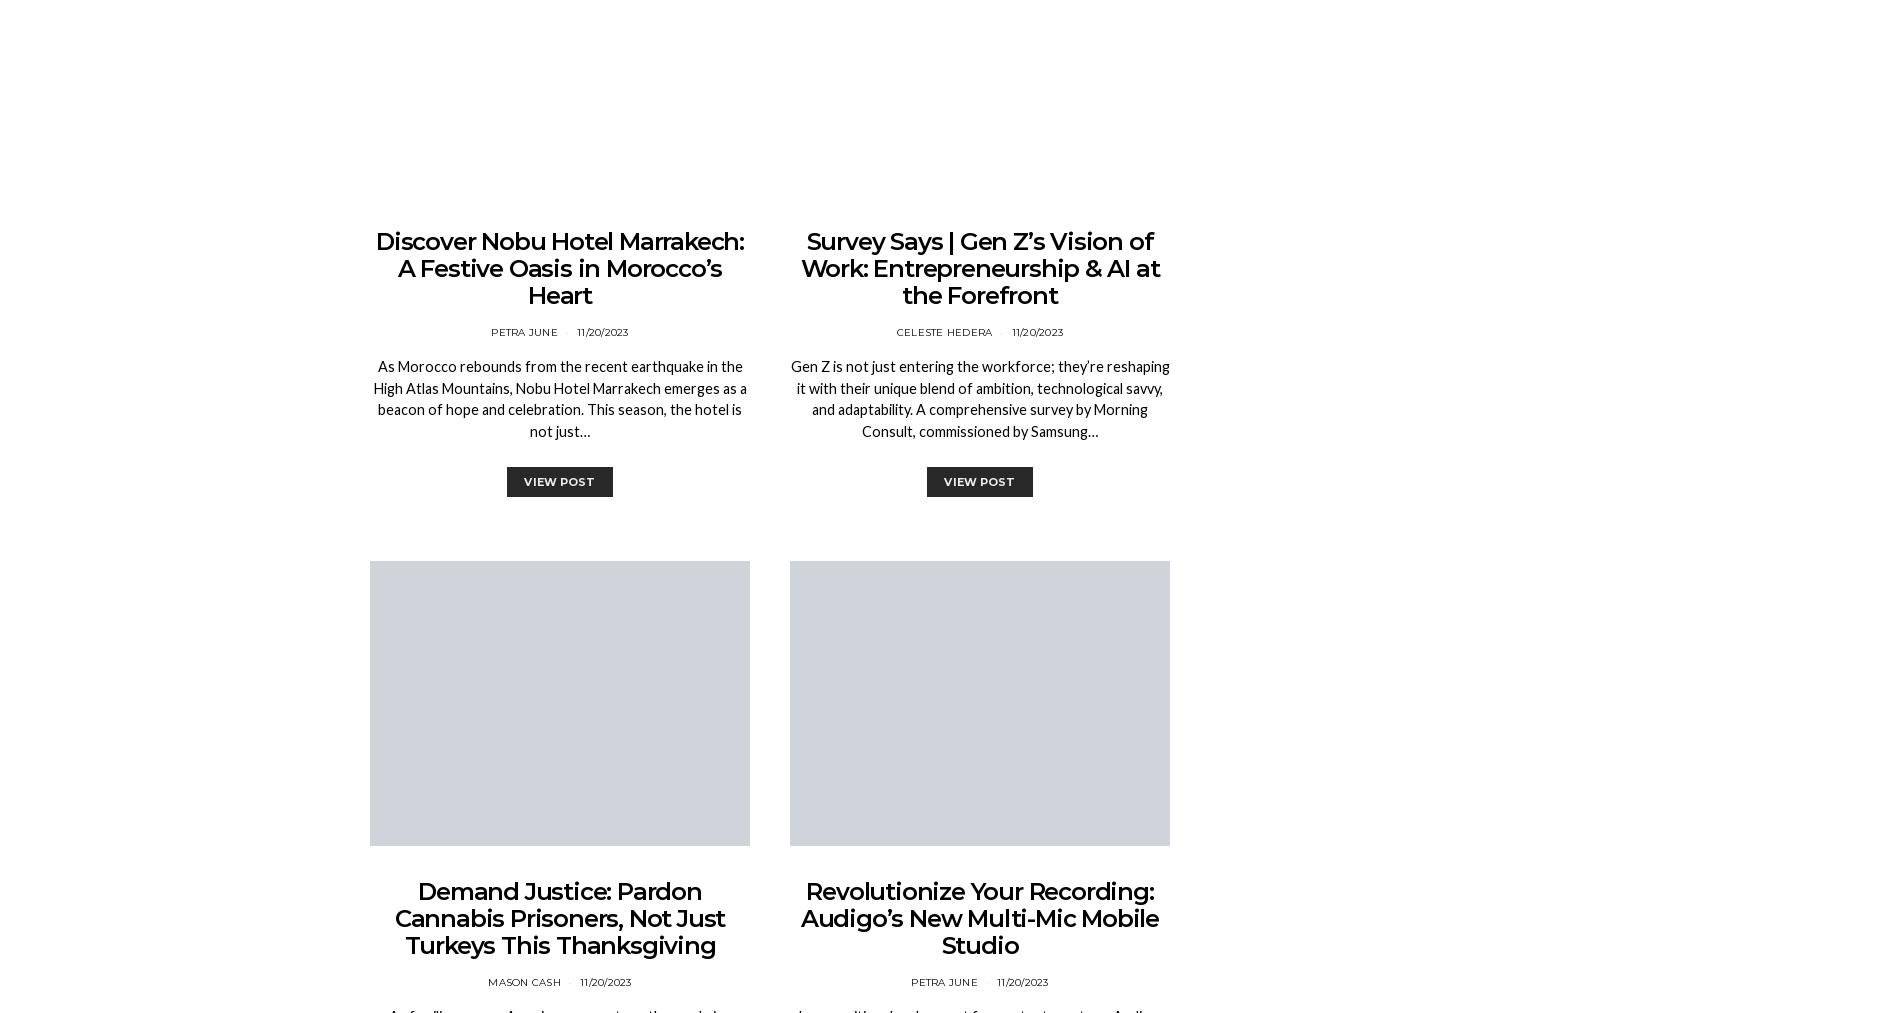  Describe the element at coordinates (799, 918) in the screenshot. I see `'Revolutionize Your Recording: Audigo’s New Multi-Mic Mobile Studio'` at that location.